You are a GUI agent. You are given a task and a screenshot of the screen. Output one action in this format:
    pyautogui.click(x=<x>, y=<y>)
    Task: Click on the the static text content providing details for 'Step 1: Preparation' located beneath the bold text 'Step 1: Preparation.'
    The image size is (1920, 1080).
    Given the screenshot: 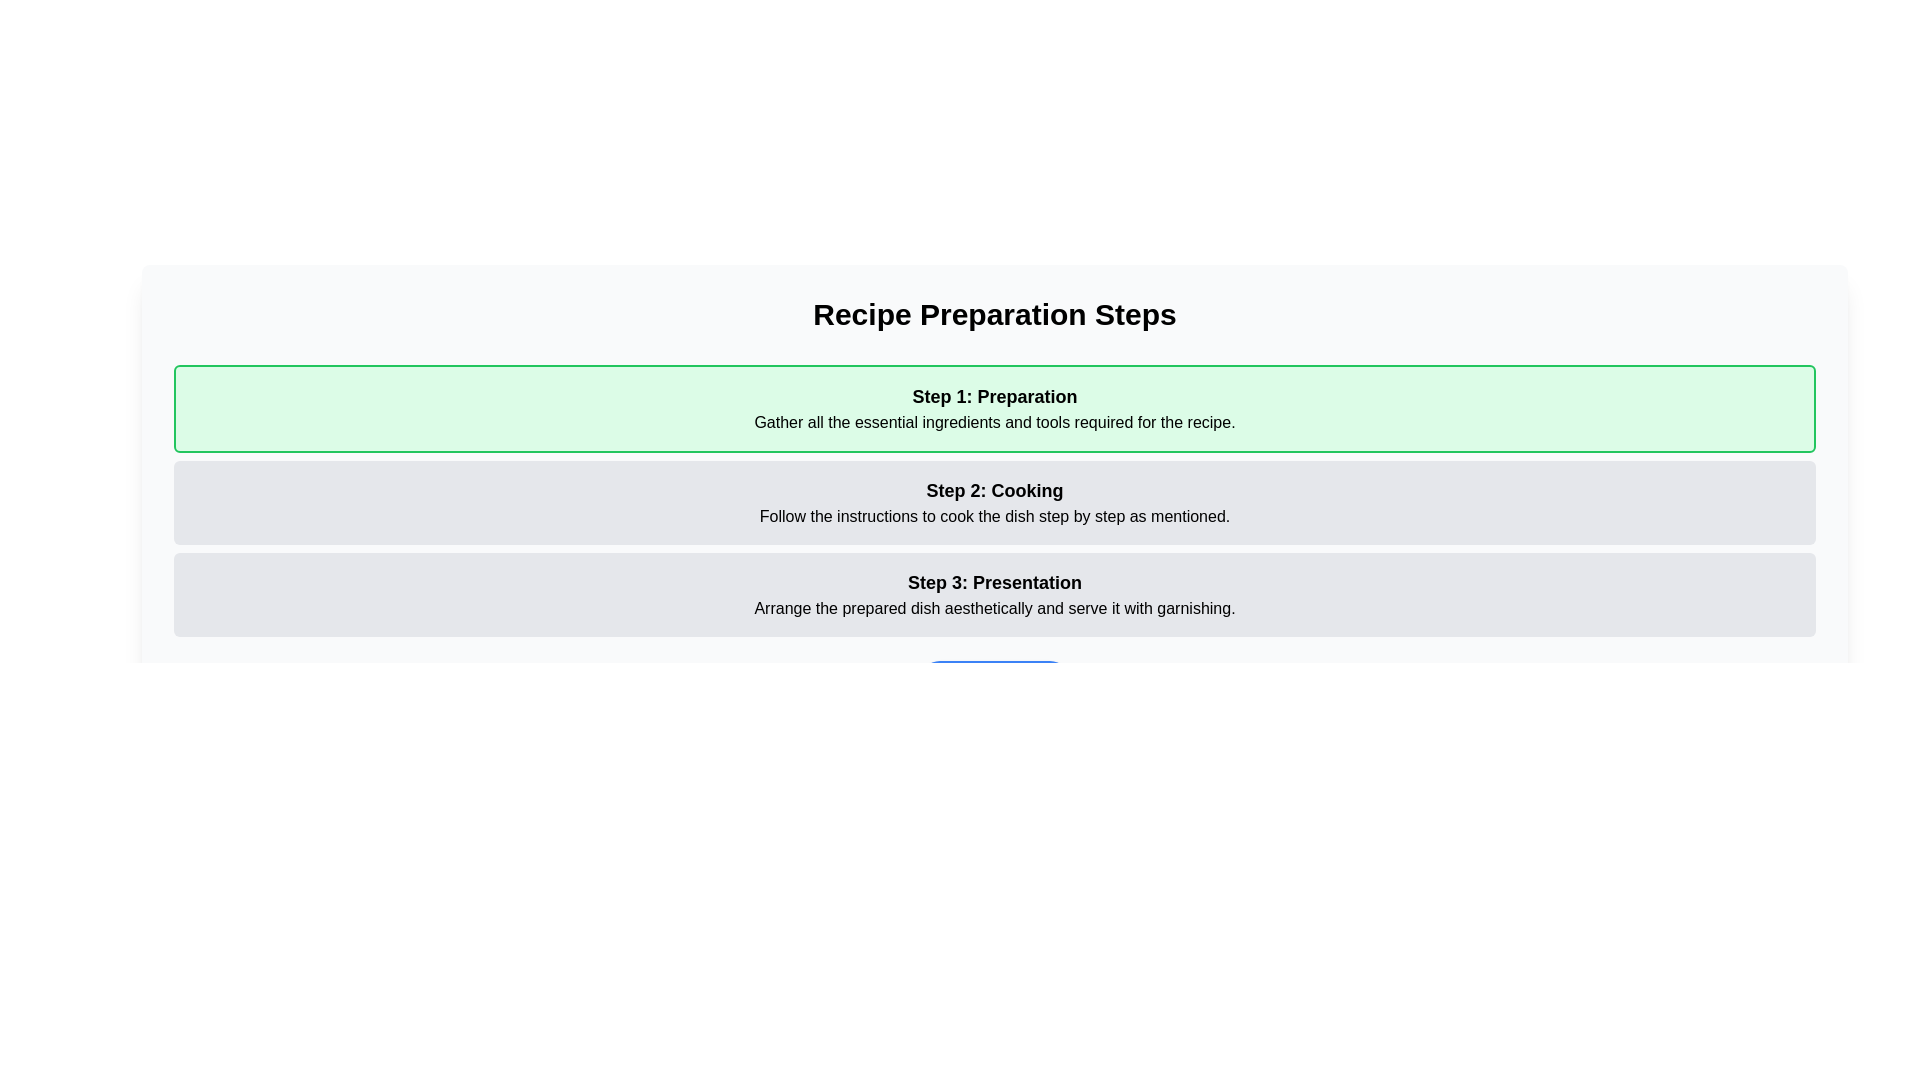 What is the action you would take?
    pyautogui.click(x=994, y=422)
    